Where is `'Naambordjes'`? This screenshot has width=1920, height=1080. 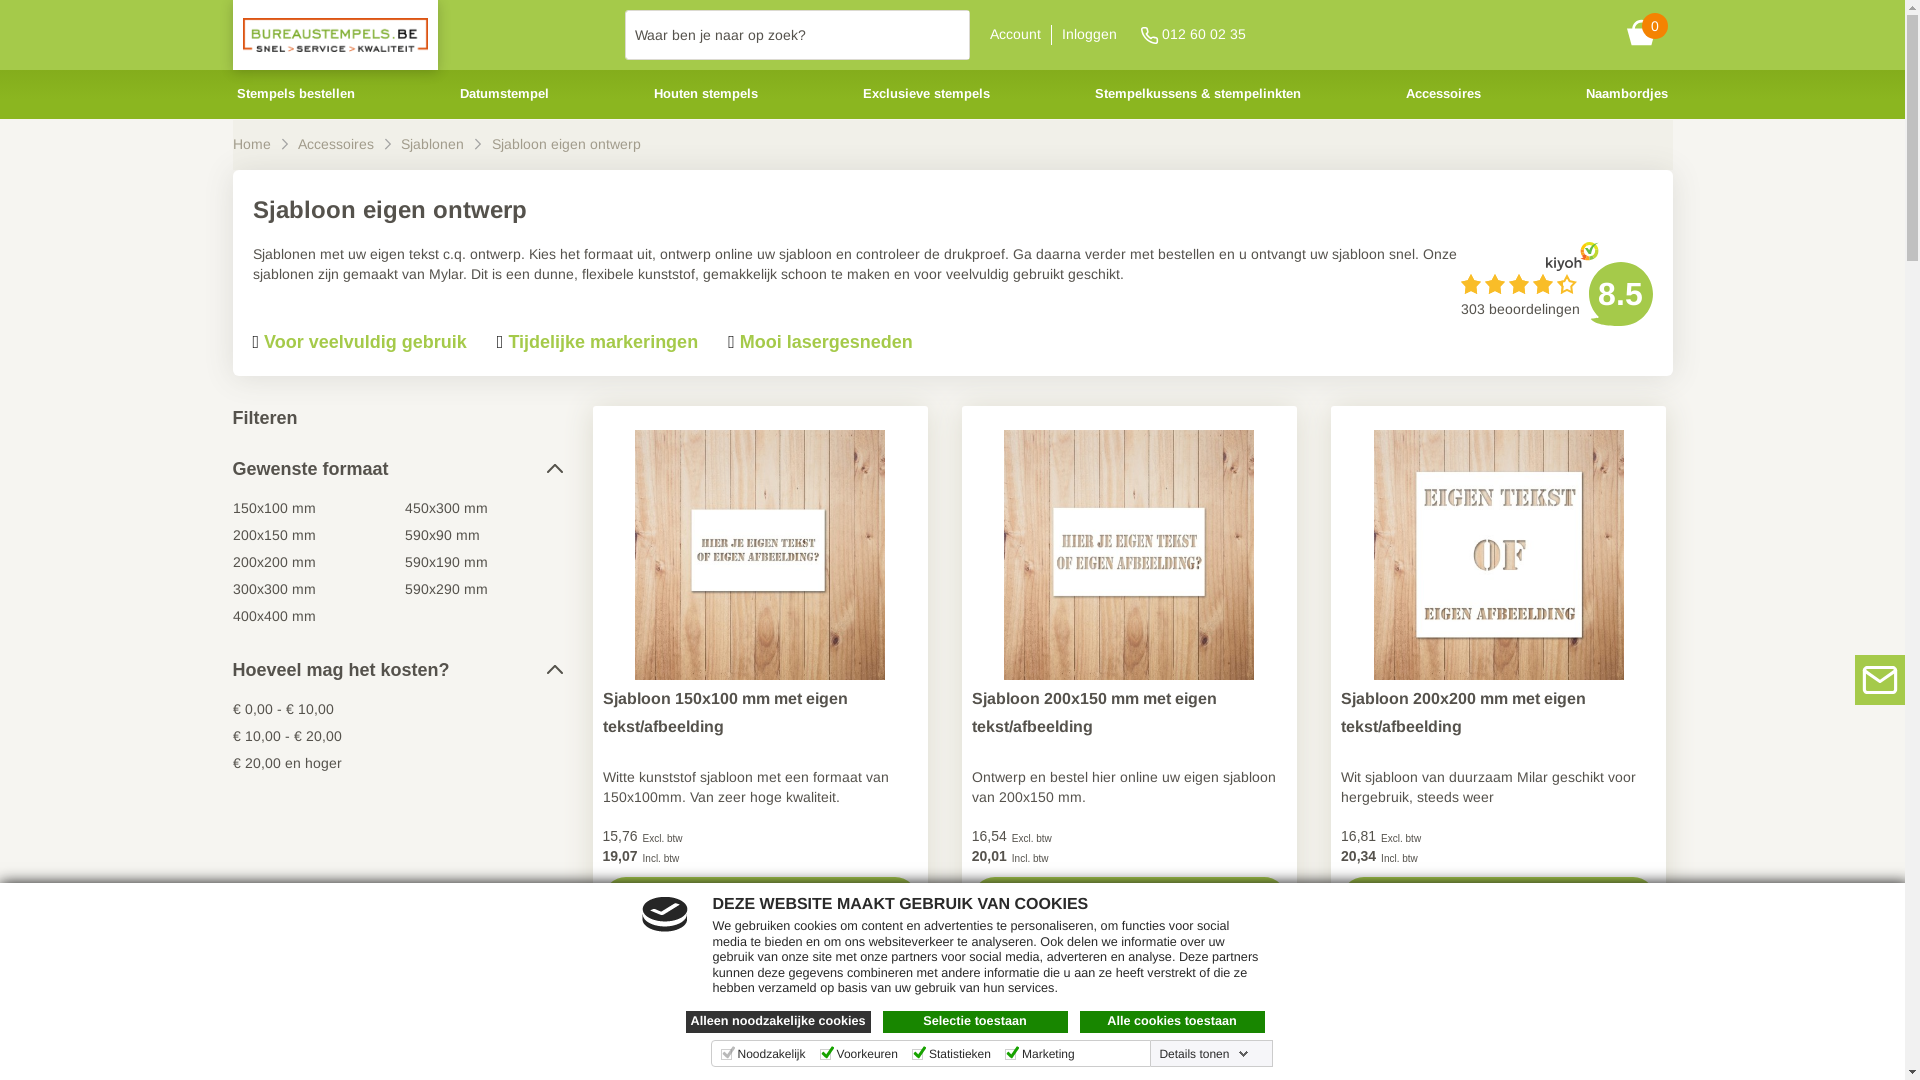
'Naambordjes' is located at coordinates (1627, 93).